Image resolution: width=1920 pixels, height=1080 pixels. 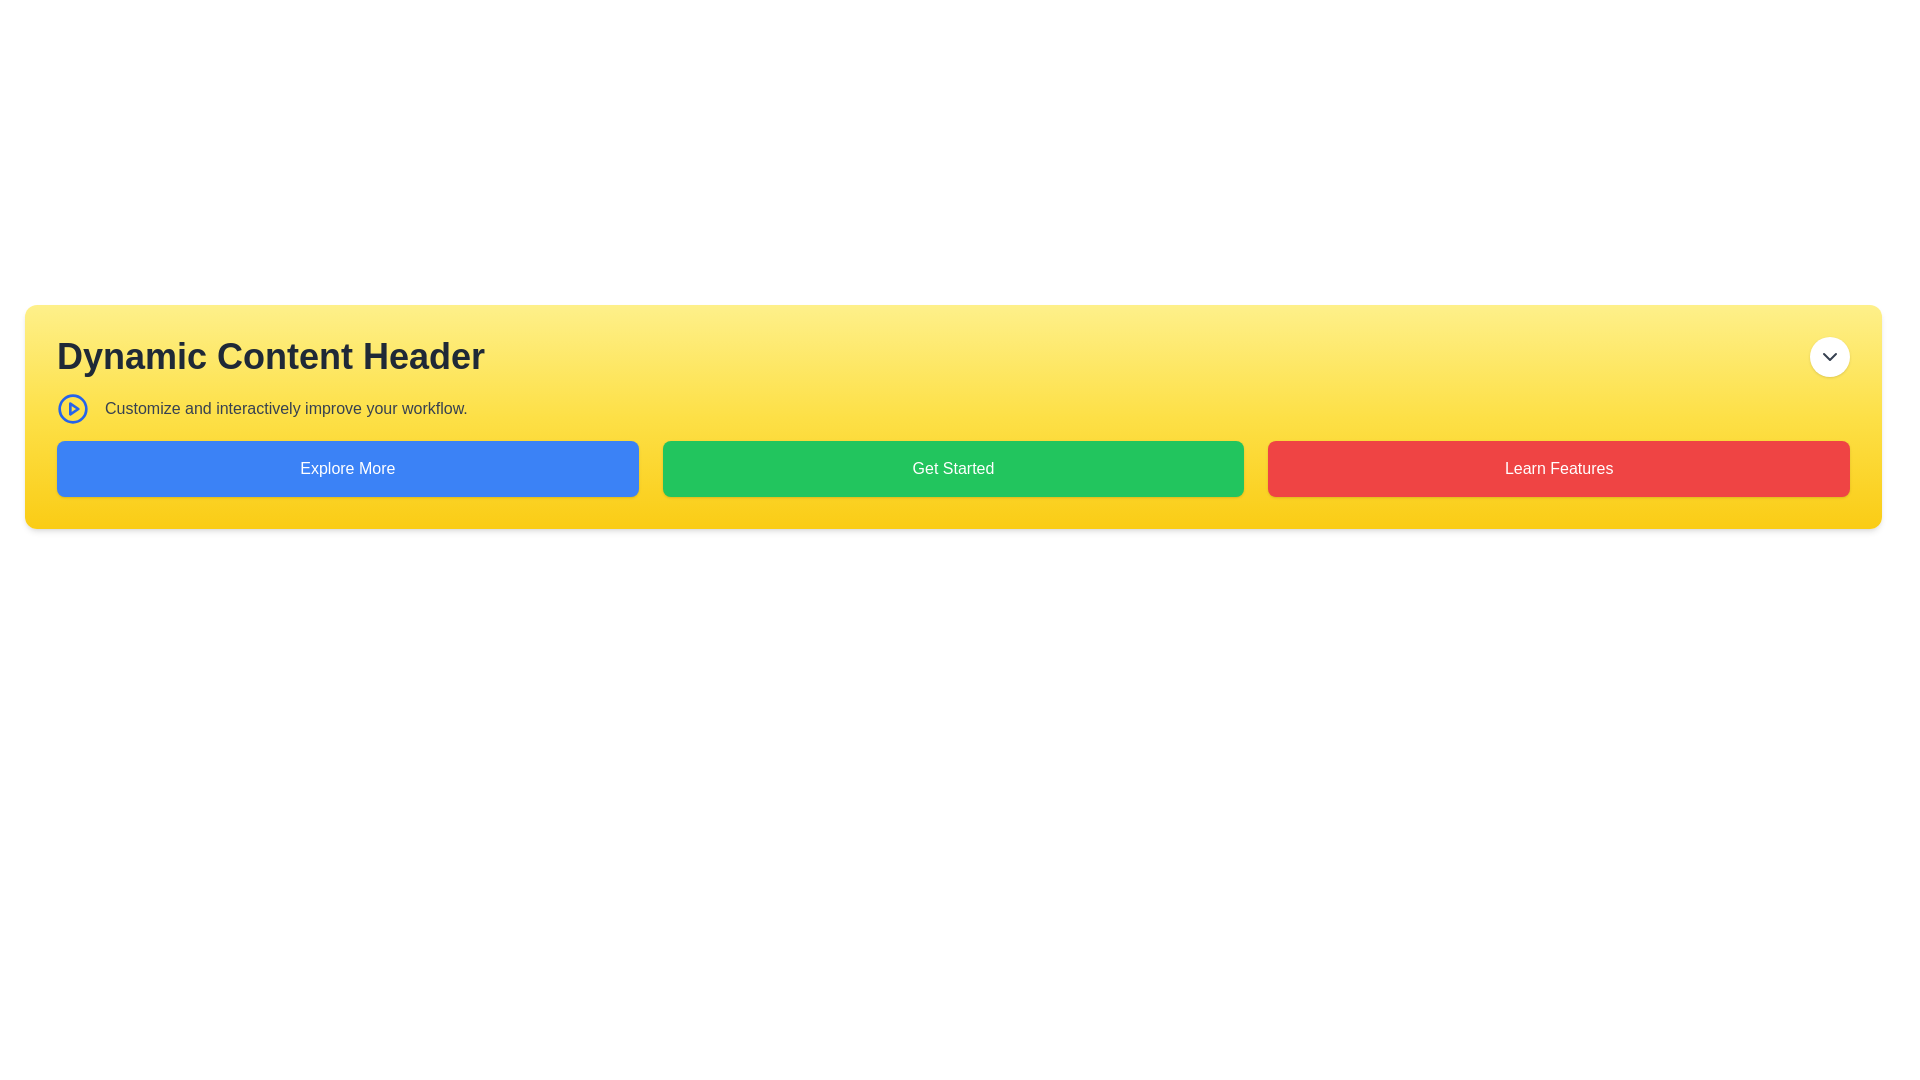 What do you see at coordinates (1829, 356) in the screenshot?
I see `the downward-pointing chevron icon in the circular button located at the top right corner of the yellow panel` at bounding box center [1829, 356].